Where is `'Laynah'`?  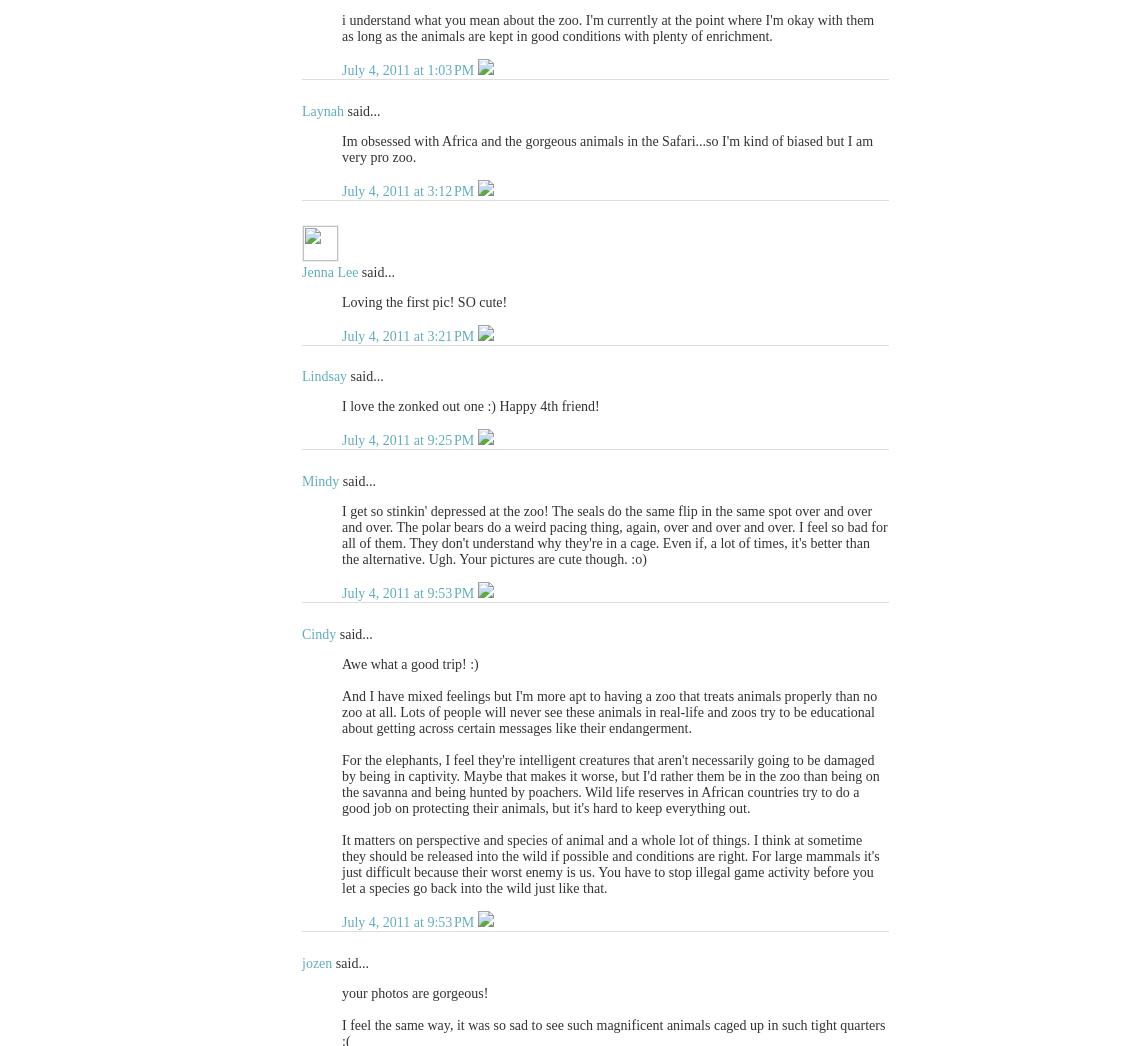
'Laynah' is located at coordinates (322, 109).